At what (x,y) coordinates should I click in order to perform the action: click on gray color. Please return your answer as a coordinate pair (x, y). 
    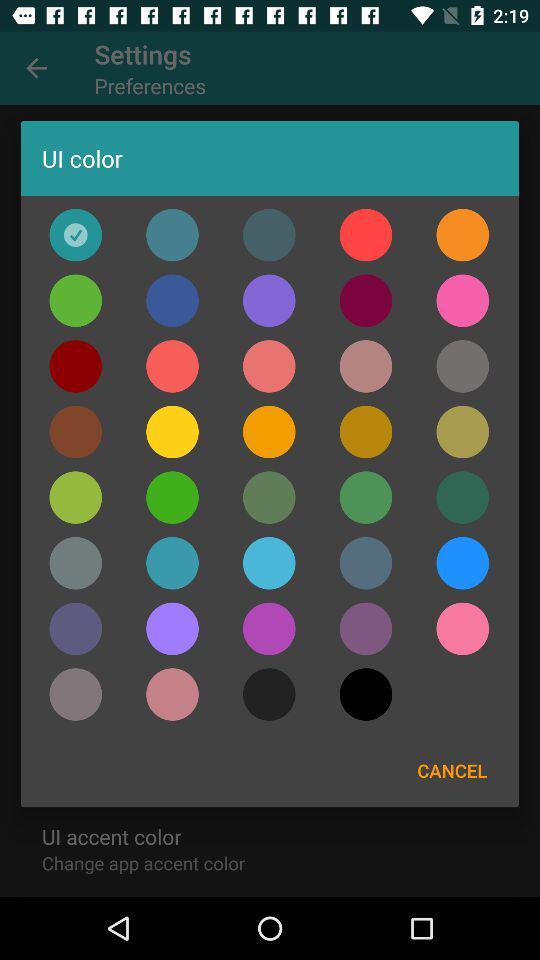
    Looking at the image, I should click on (462, 365).